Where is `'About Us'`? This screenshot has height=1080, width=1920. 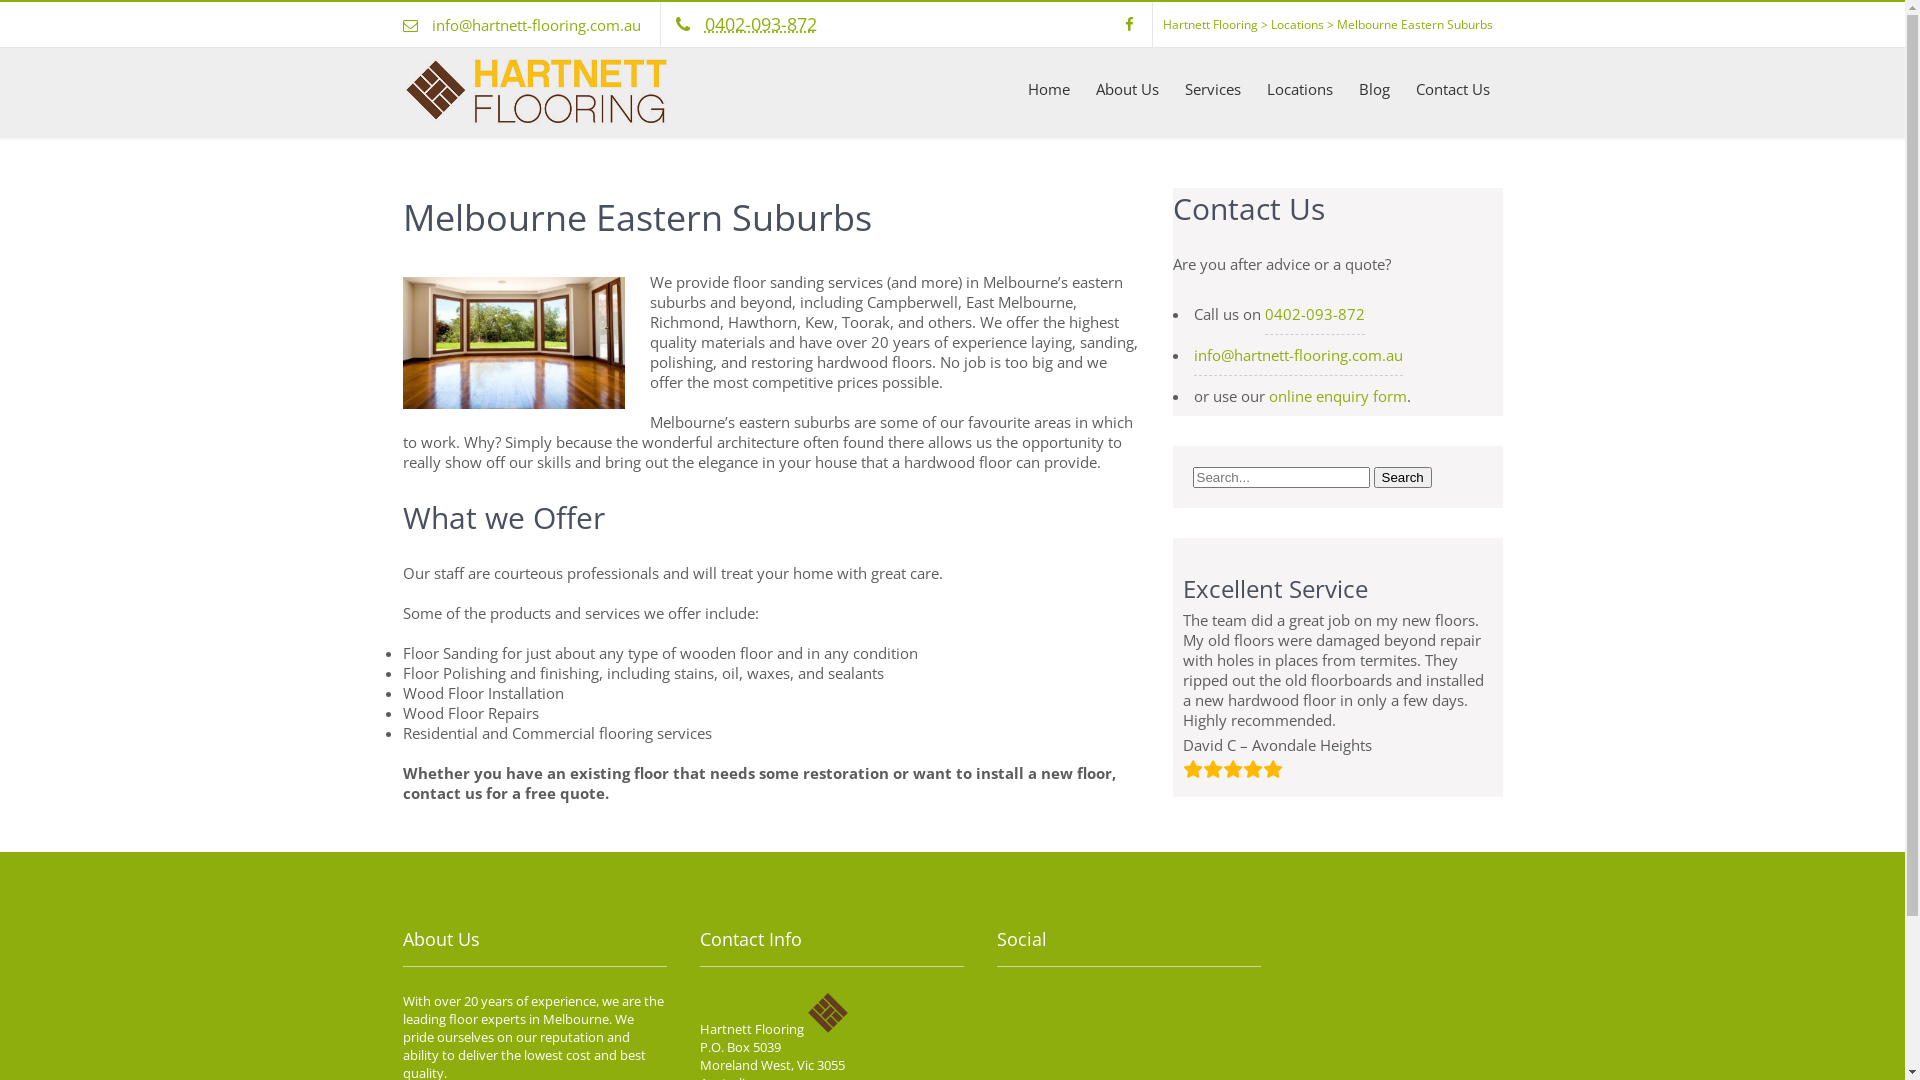
'About Us' is located at coordinates (1126, 87).